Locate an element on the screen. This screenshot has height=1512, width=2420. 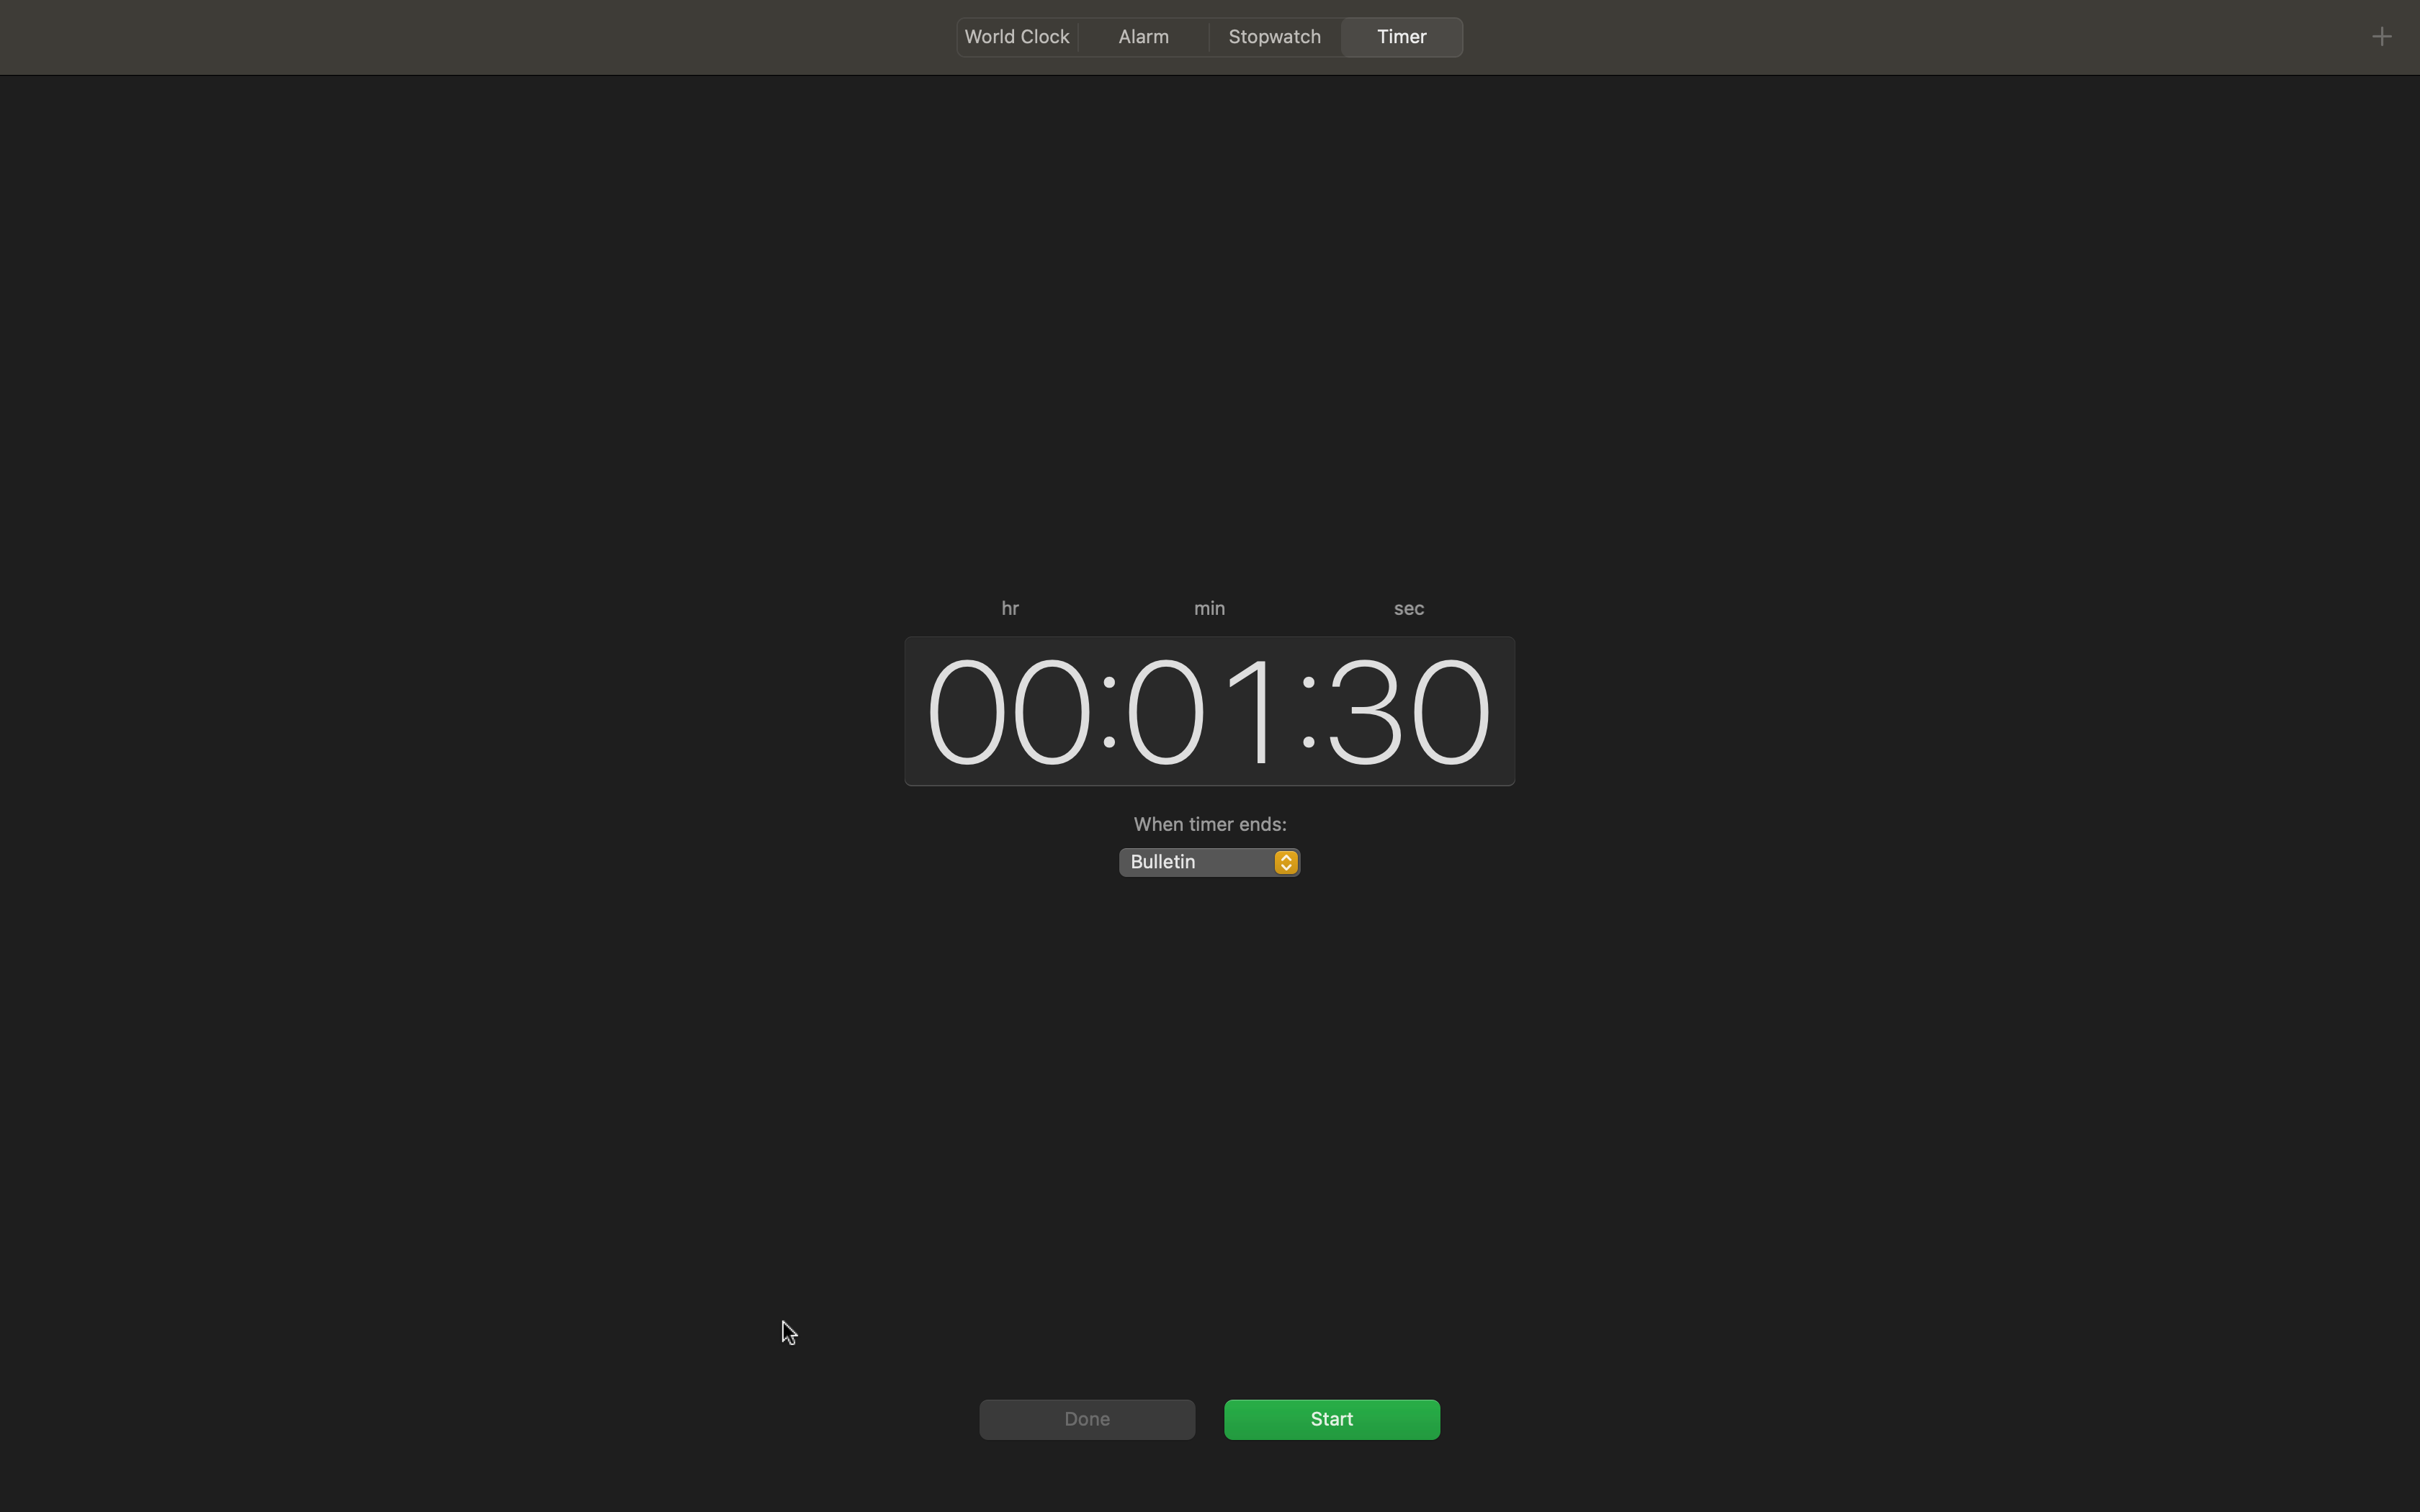
Timer is located at coordinates (1331, 1417).